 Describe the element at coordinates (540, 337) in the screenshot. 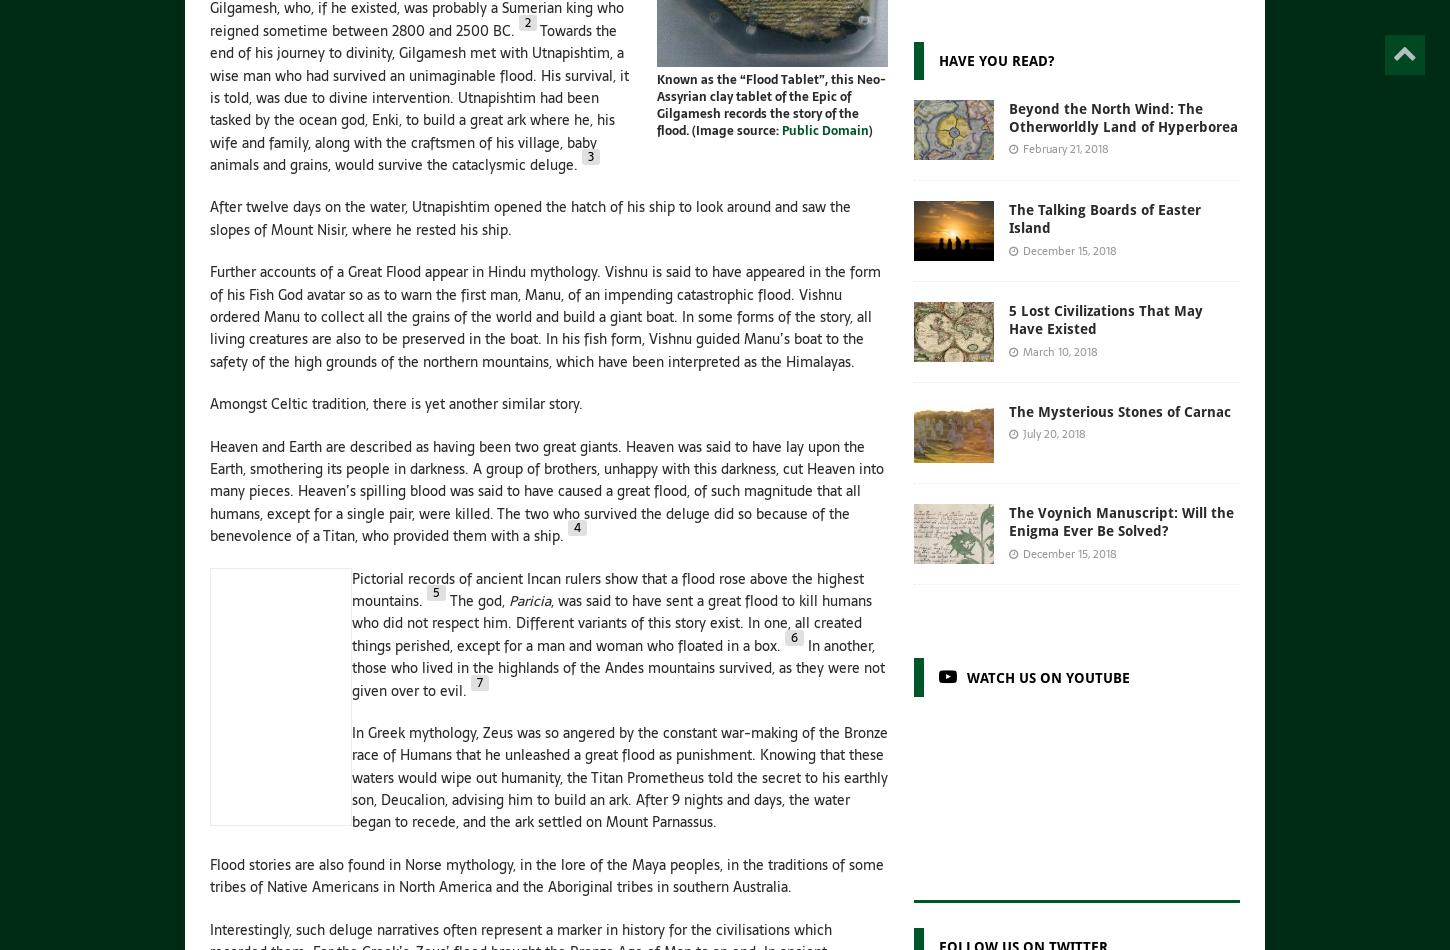

I see `'In some forms of the story, all living creatures are also to be preserved in the boat. In his fish form, Vishnu guided Manu’s boat to the safety of the high grounds of the northern mountains, which have been interpreted as the Himalayas.'` at that location.